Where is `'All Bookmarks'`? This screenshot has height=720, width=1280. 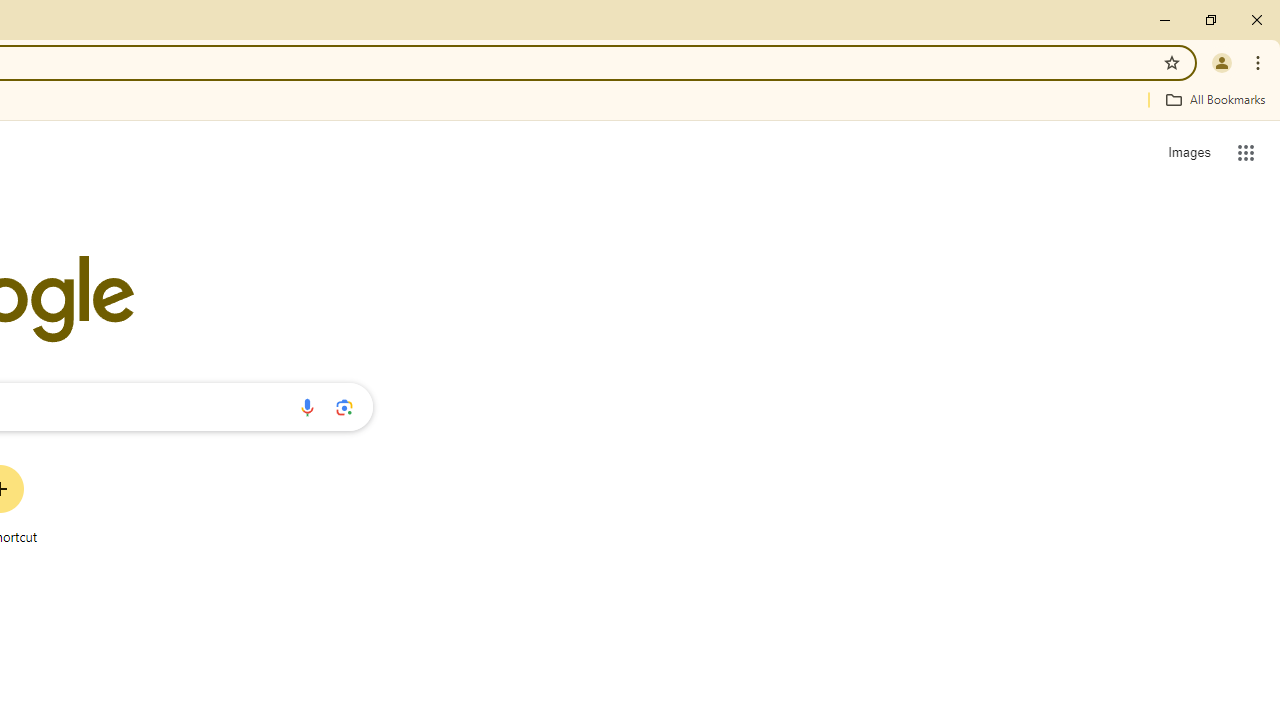 'All Bookmarks' is located at coordinates (1214, 99).